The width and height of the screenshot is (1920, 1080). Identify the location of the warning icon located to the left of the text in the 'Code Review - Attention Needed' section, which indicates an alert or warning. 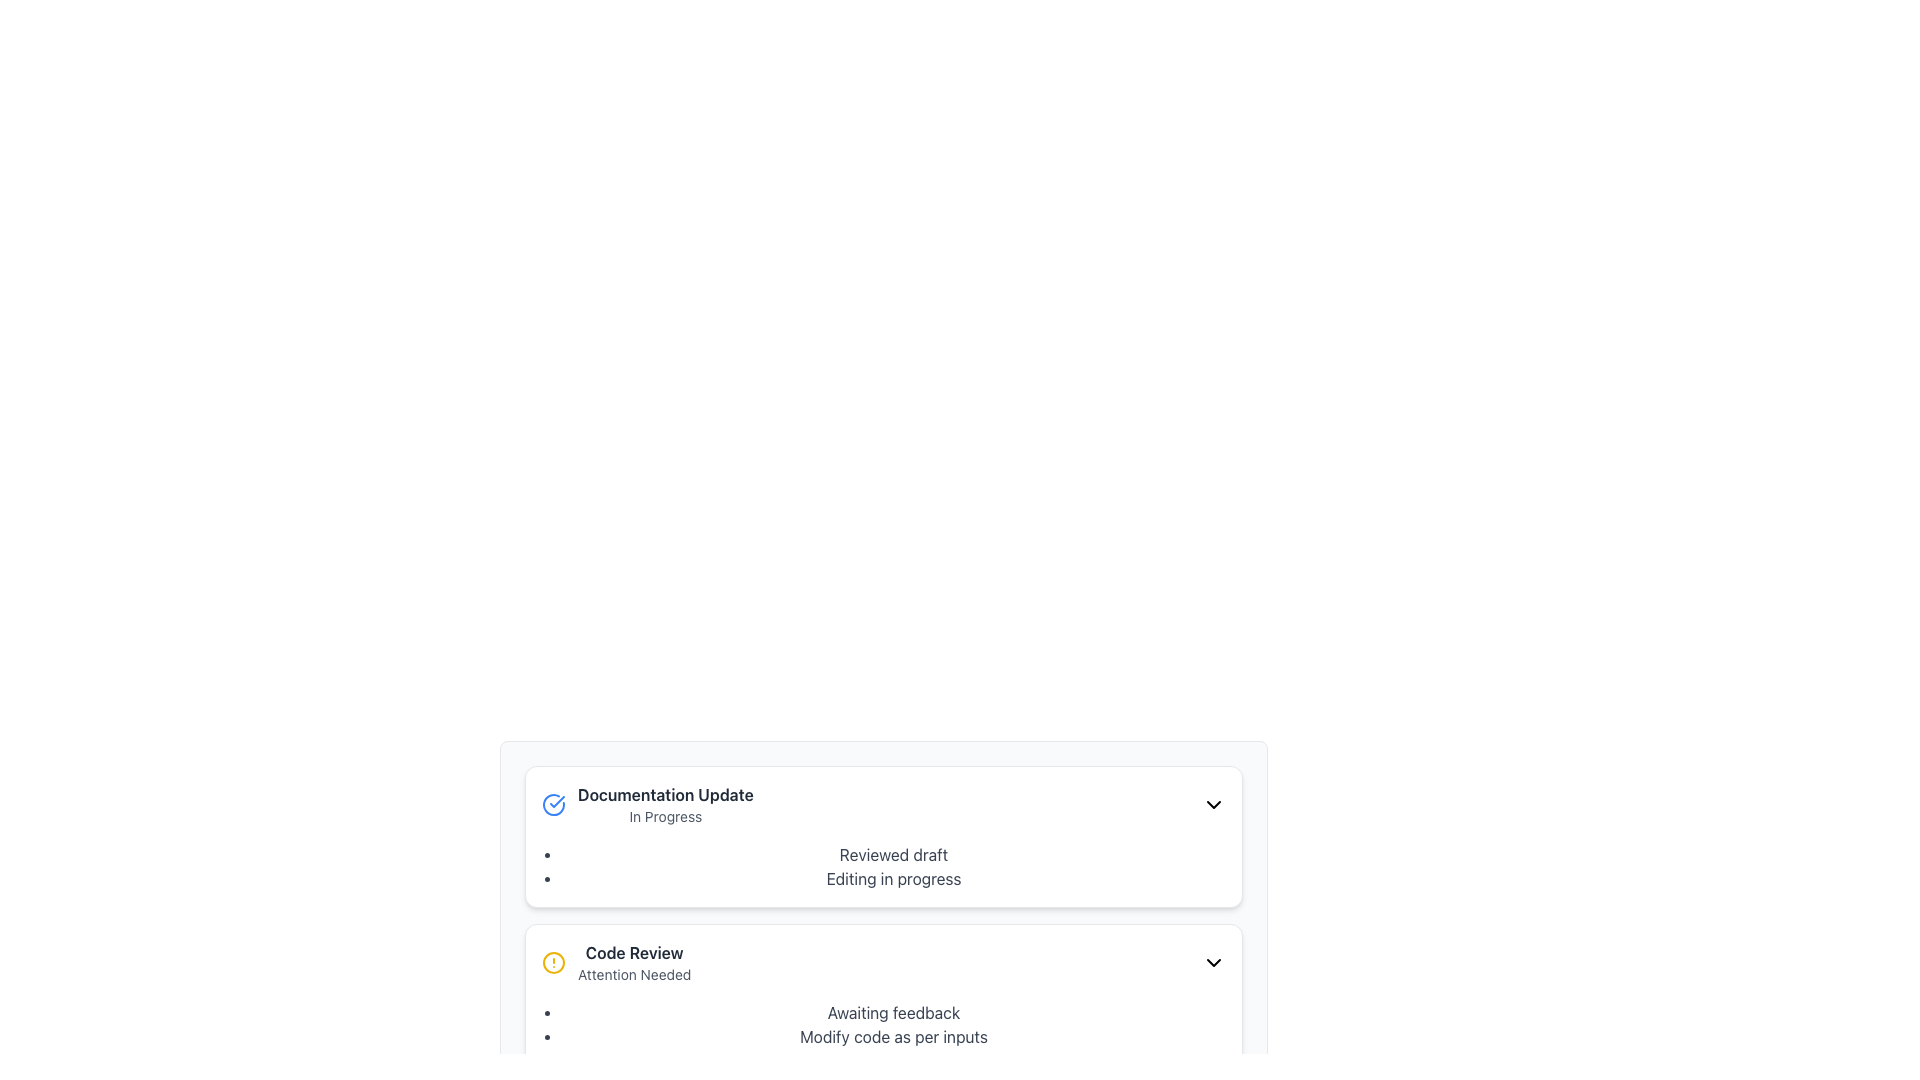
(553, 962).